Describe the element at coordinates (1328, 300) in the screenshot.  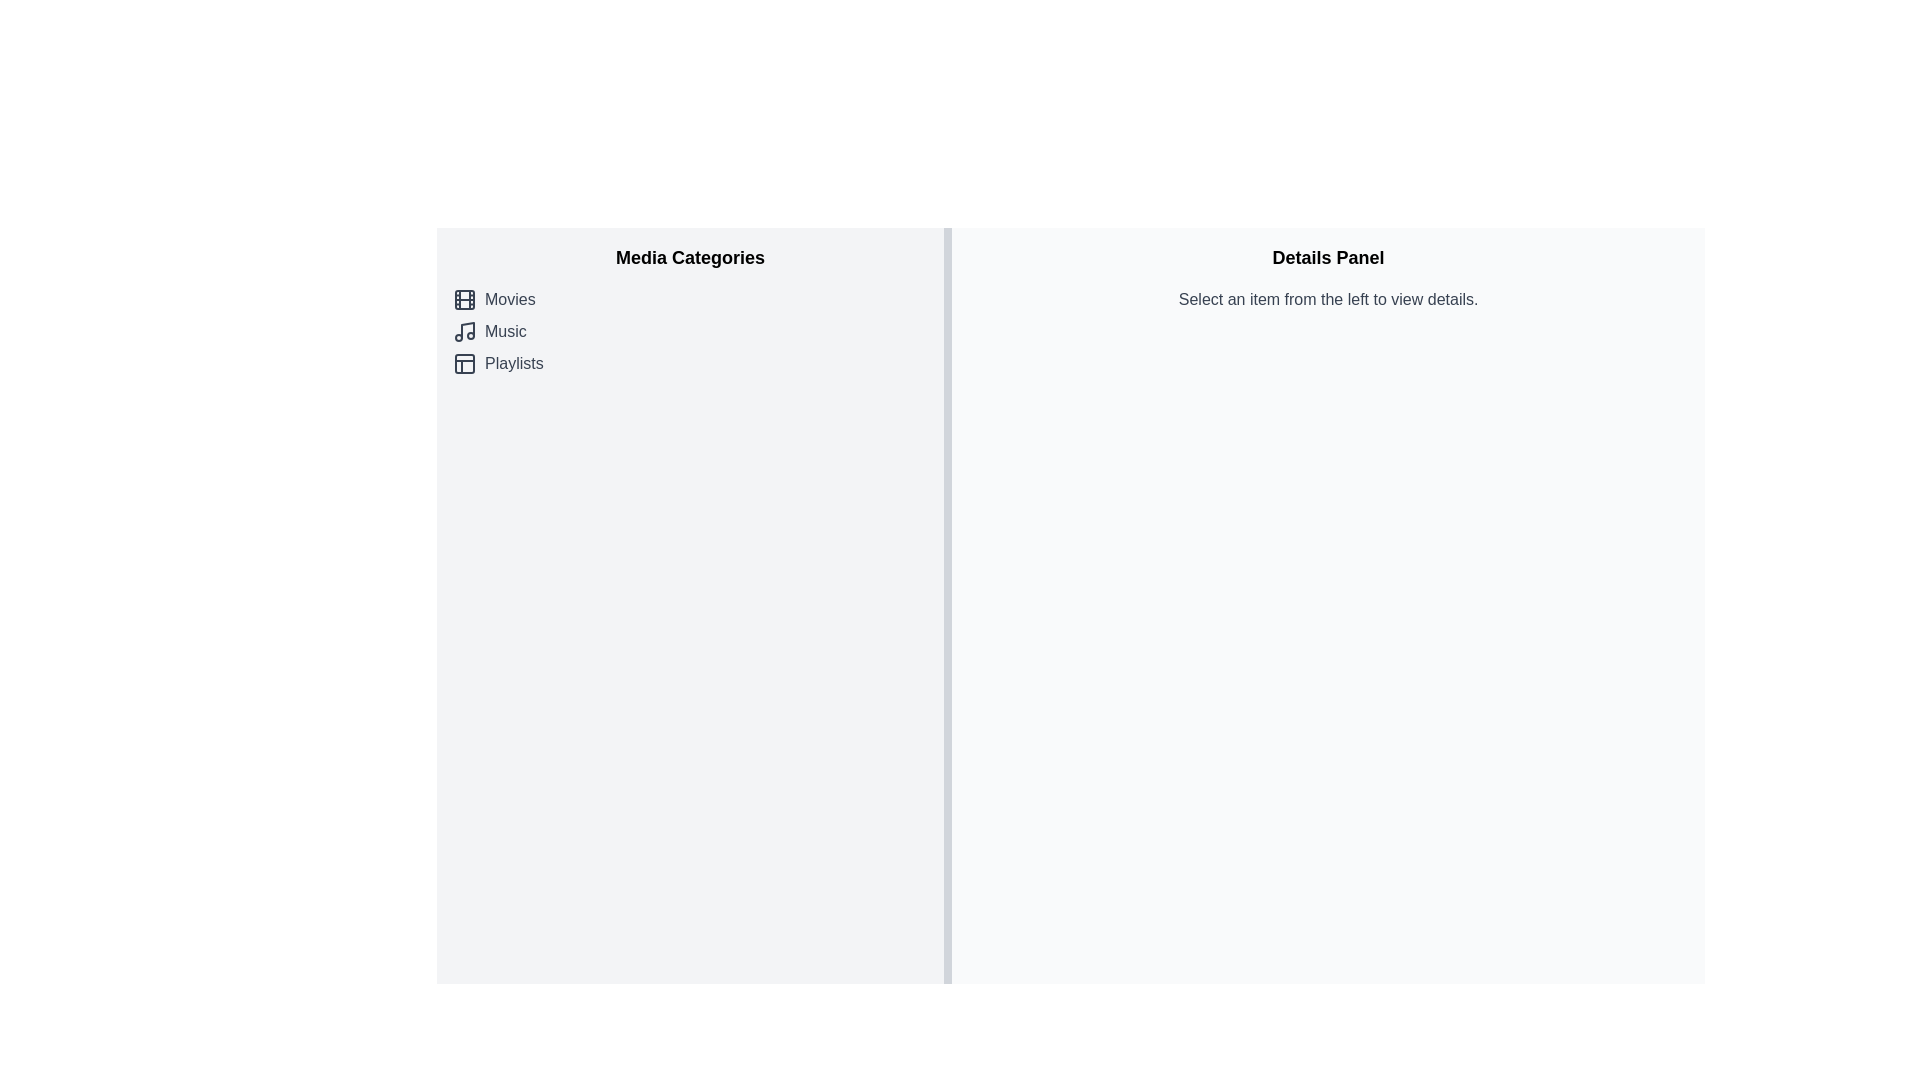
I see `informational text located below the 'Details Panel' heading in the right-side section of the interface` at that location.